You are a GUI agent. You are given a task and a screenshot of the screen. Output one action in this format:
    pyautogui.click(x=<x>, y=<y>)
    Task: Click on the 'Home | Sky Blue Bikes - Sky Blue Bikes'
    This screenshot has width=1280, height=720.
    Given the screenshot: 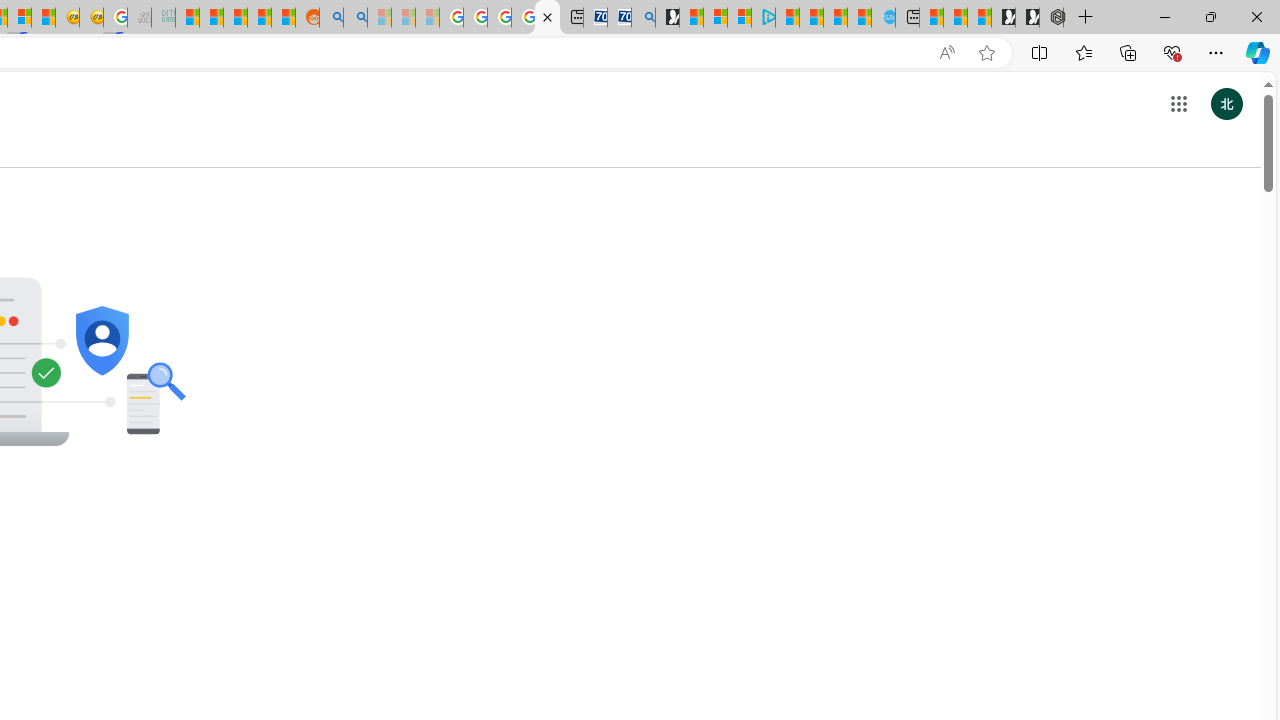 What is the action you would take?
    pyautogui.click(x=882, y=17)
    